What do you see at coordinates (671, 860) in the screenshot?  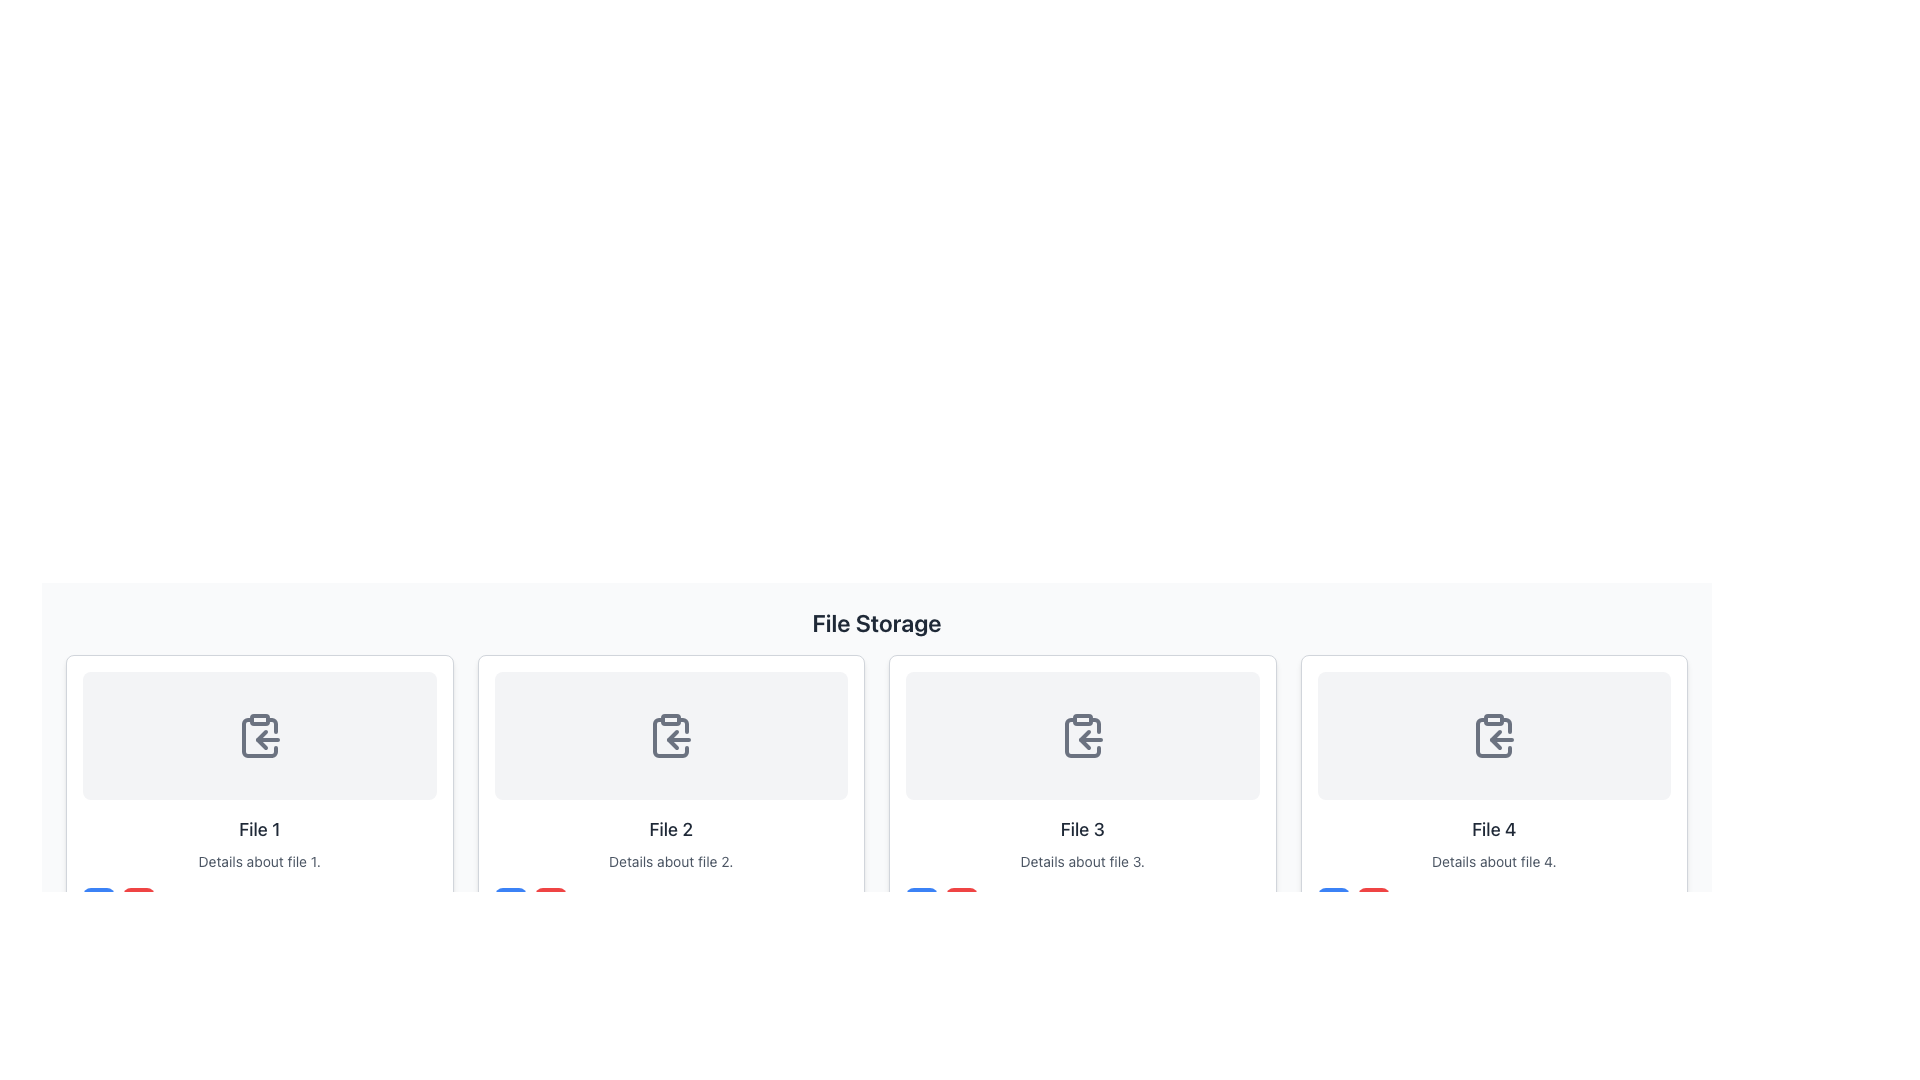 I see `the static text label providing additional information about 'File 2' located in the second card of the file representation` at bounding box center [671, 860].